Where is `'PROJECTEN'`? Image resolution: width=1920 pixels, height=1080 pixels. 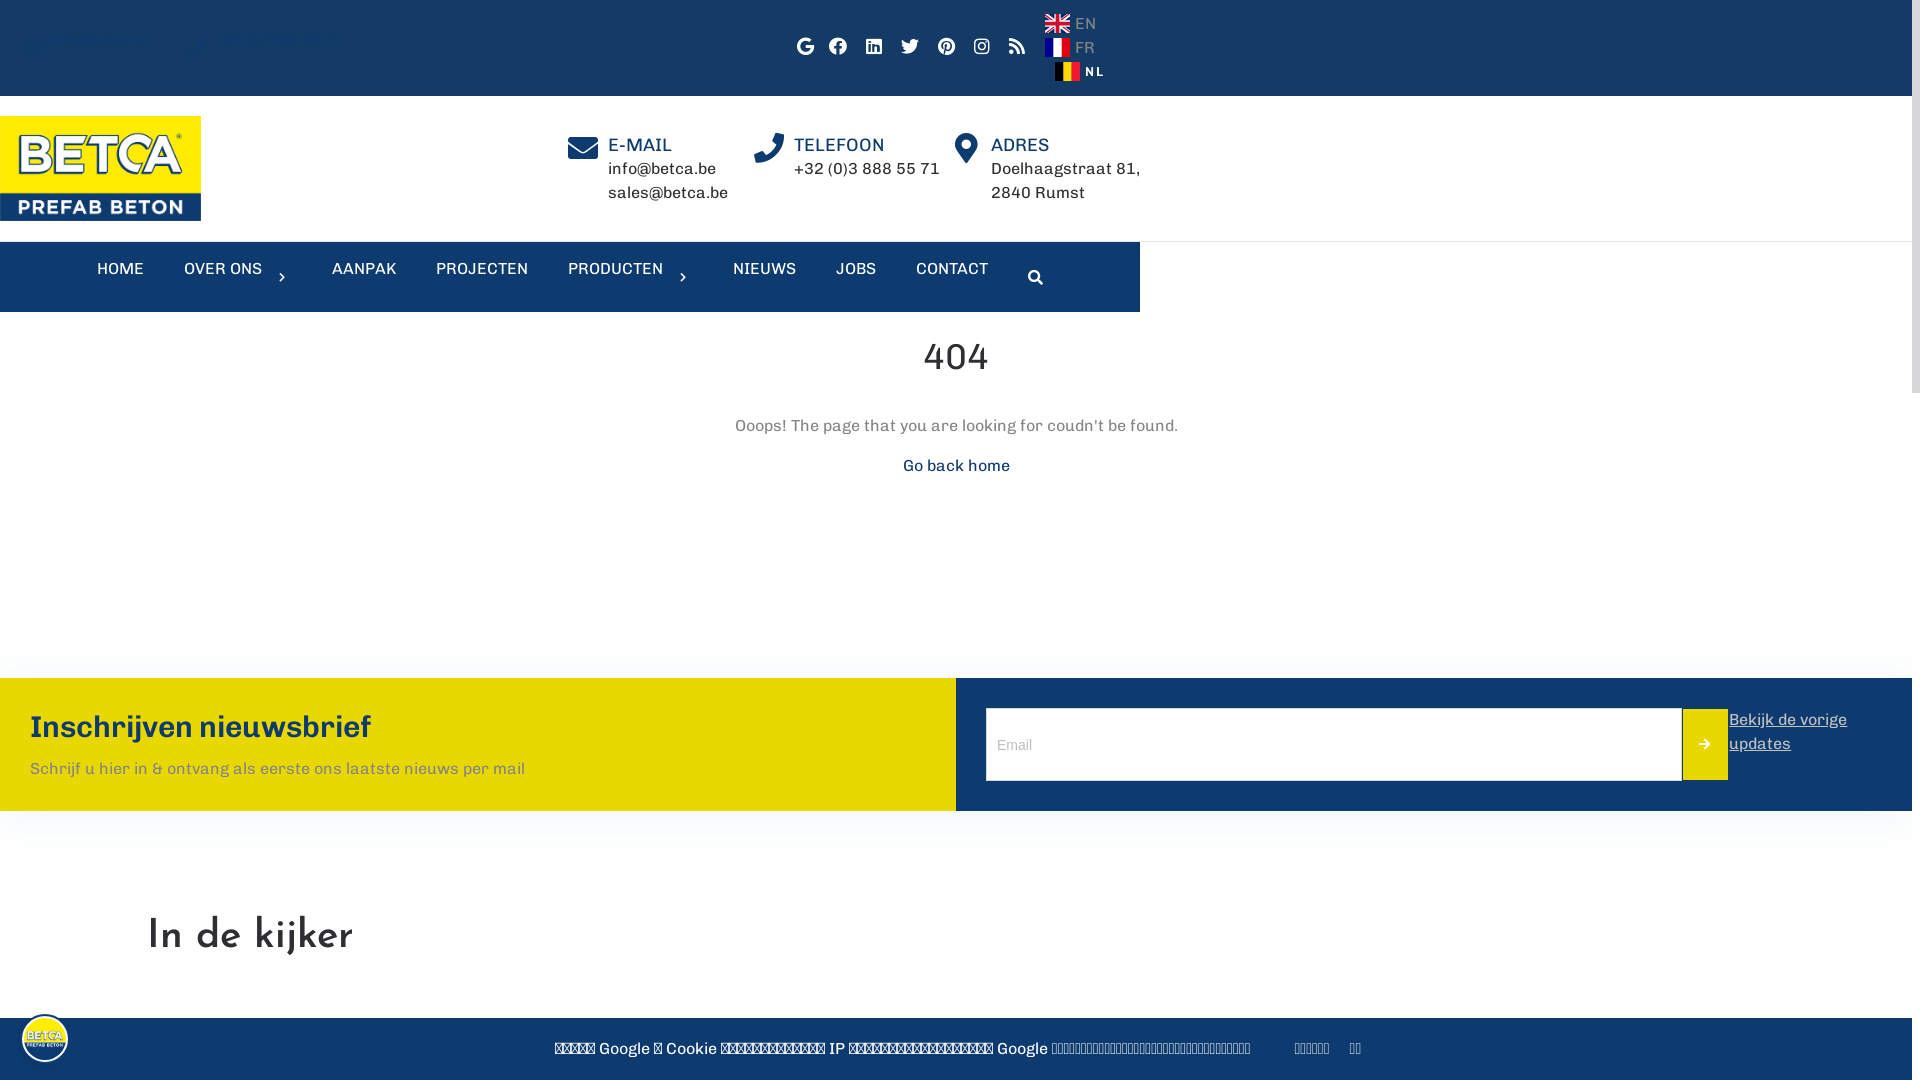 'PROJECTEN' is located at coordinates (481, 277).